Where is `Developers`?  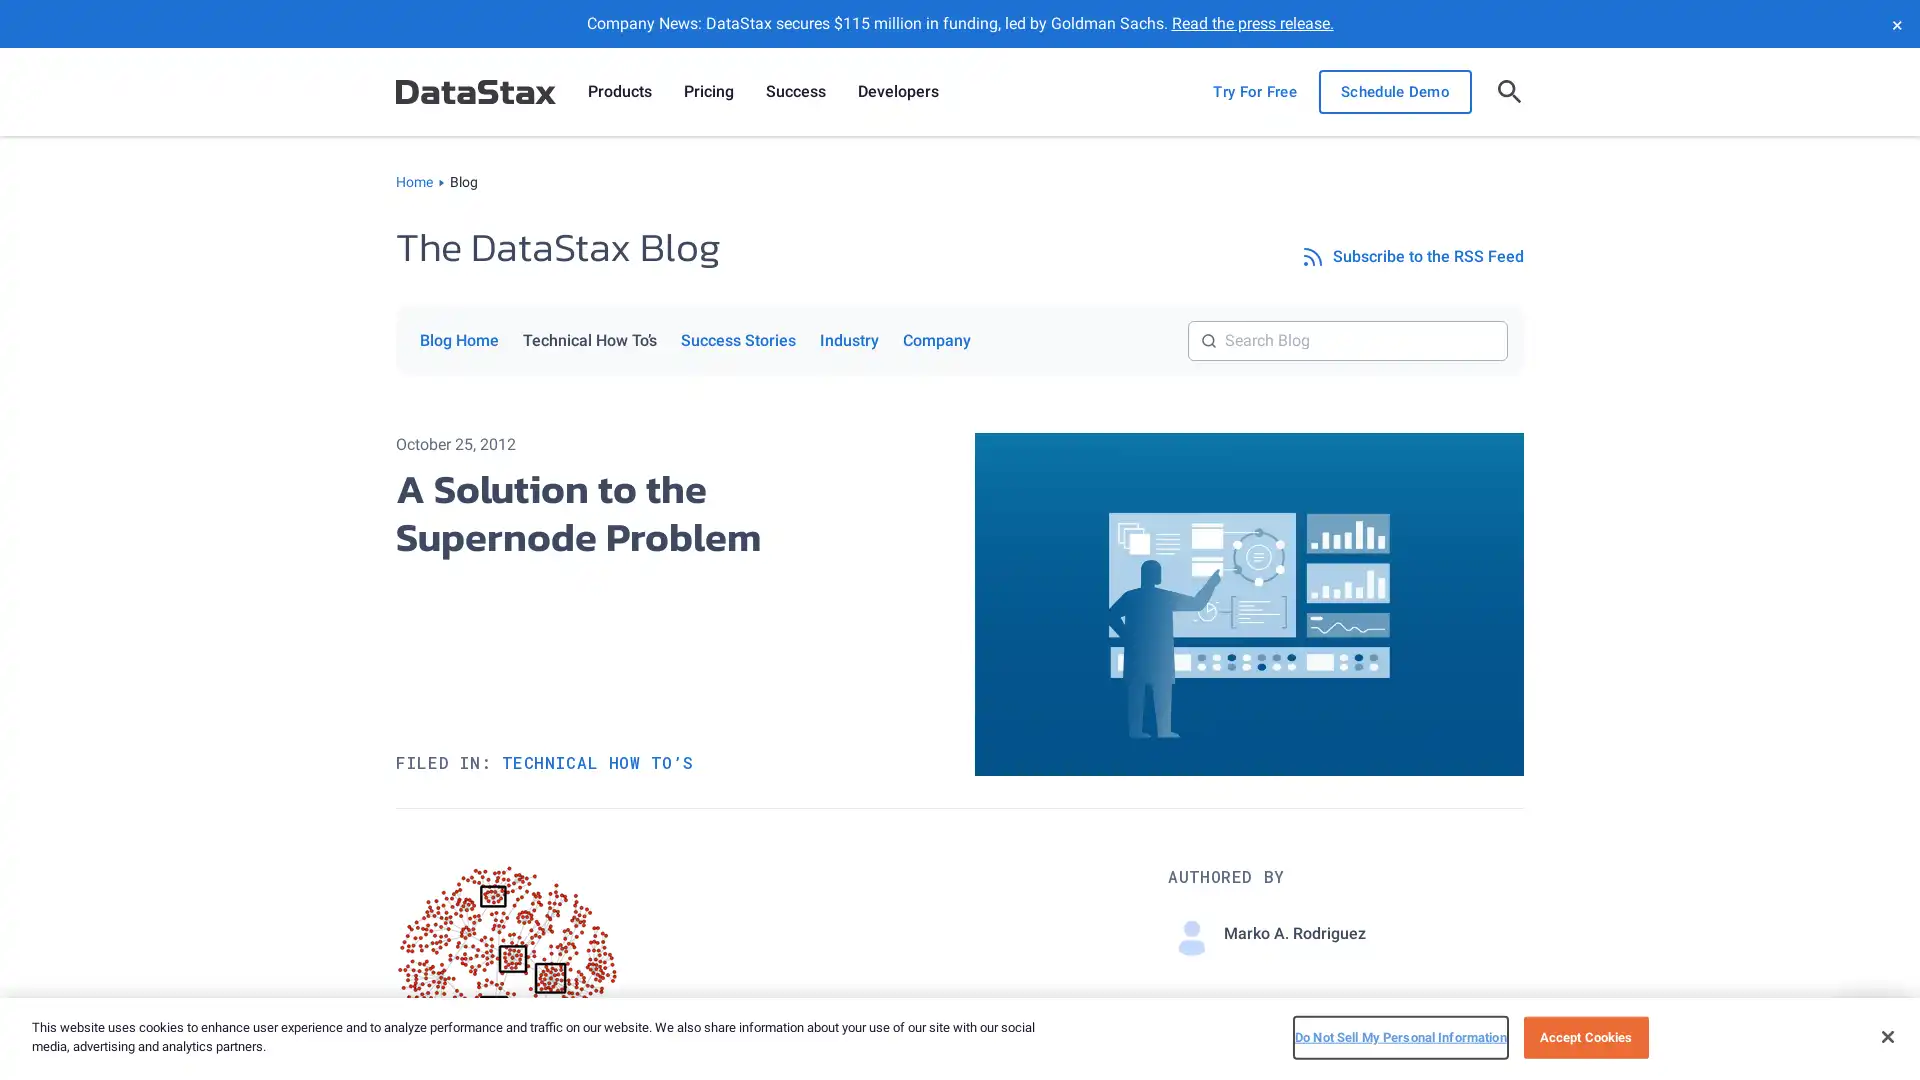 Developers is located at coordinates (897, 92).